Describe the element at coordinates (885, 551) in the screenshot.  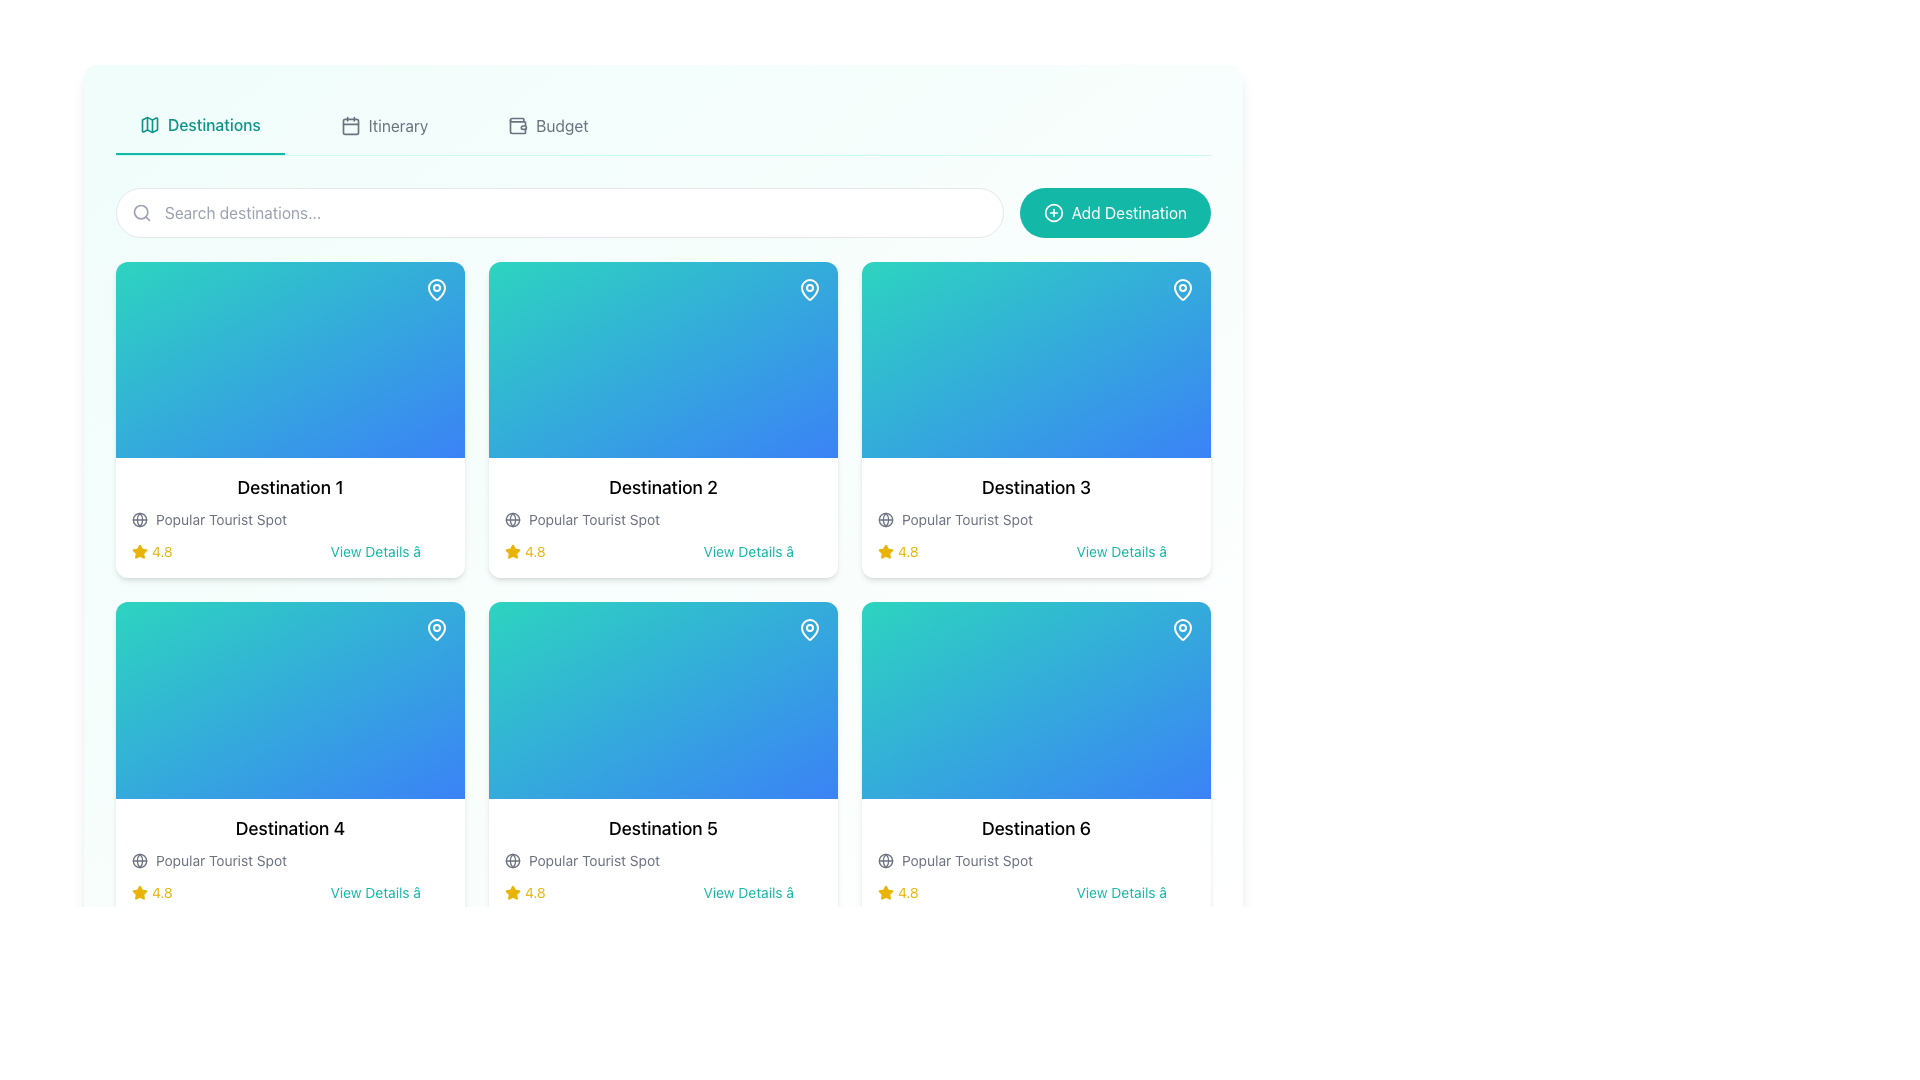
I see `the first star icon, which is a golden-yellow five-pointed star, to rate it` at that location.